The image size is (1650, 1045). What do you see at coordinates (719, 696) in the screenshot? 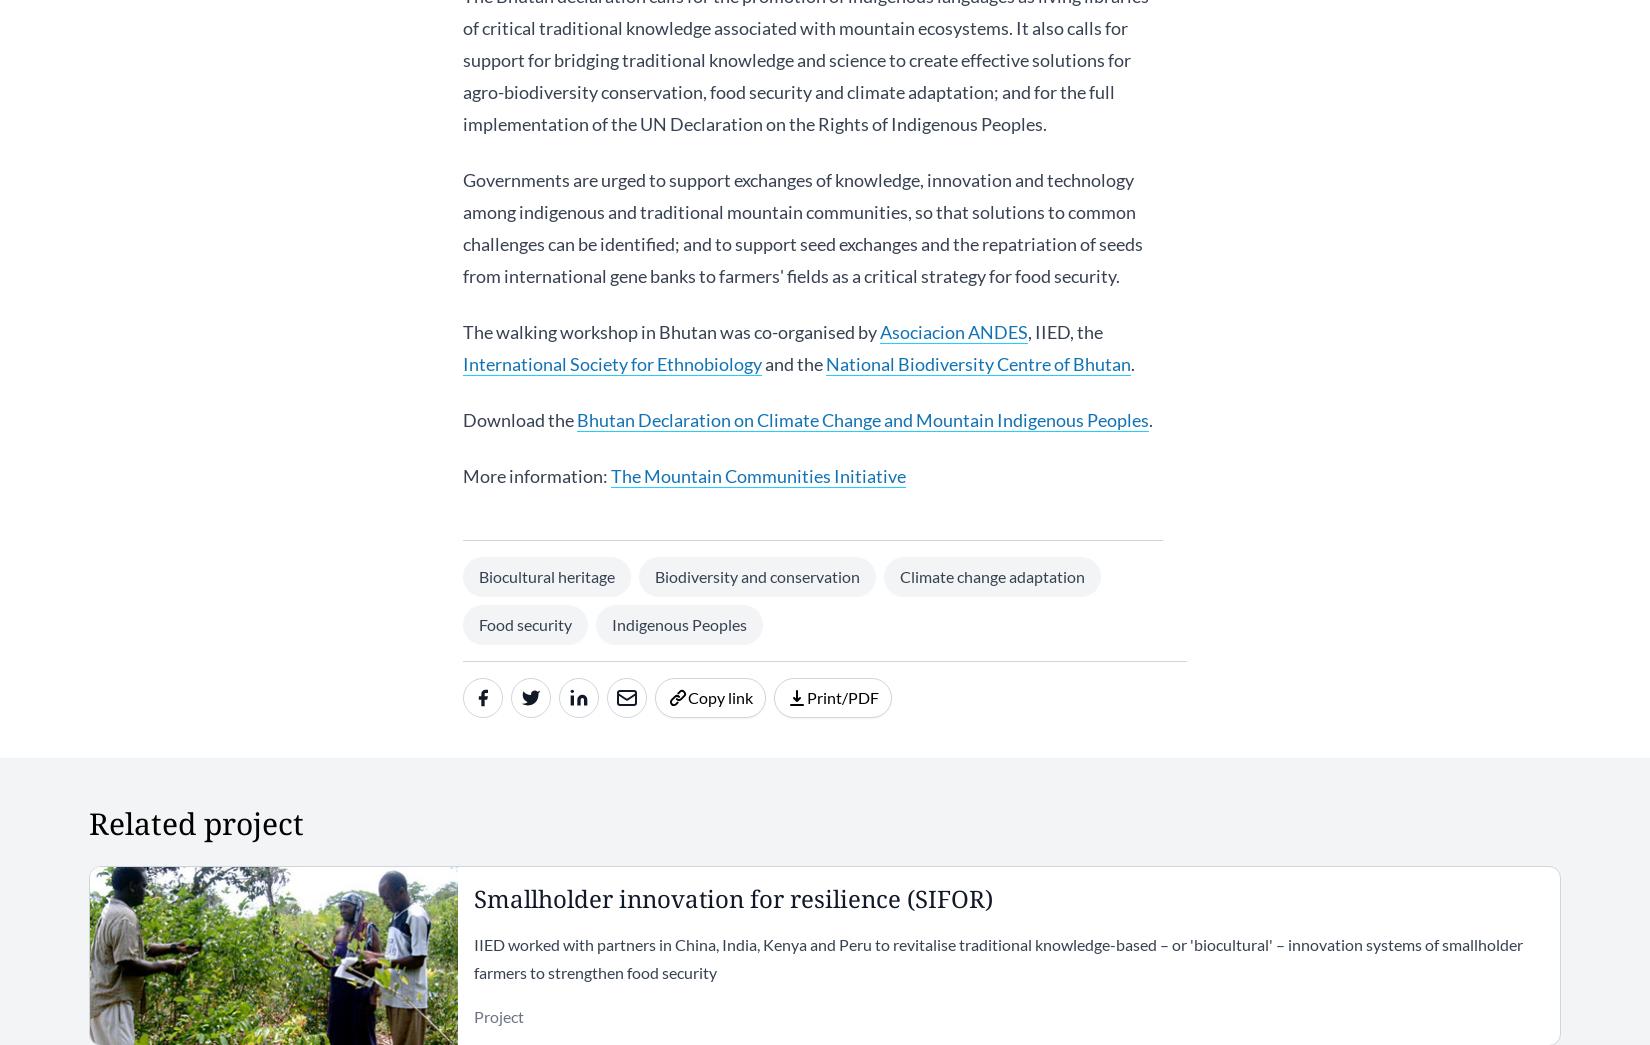
I see `'Copy link'` at bounding box center [719, 696].